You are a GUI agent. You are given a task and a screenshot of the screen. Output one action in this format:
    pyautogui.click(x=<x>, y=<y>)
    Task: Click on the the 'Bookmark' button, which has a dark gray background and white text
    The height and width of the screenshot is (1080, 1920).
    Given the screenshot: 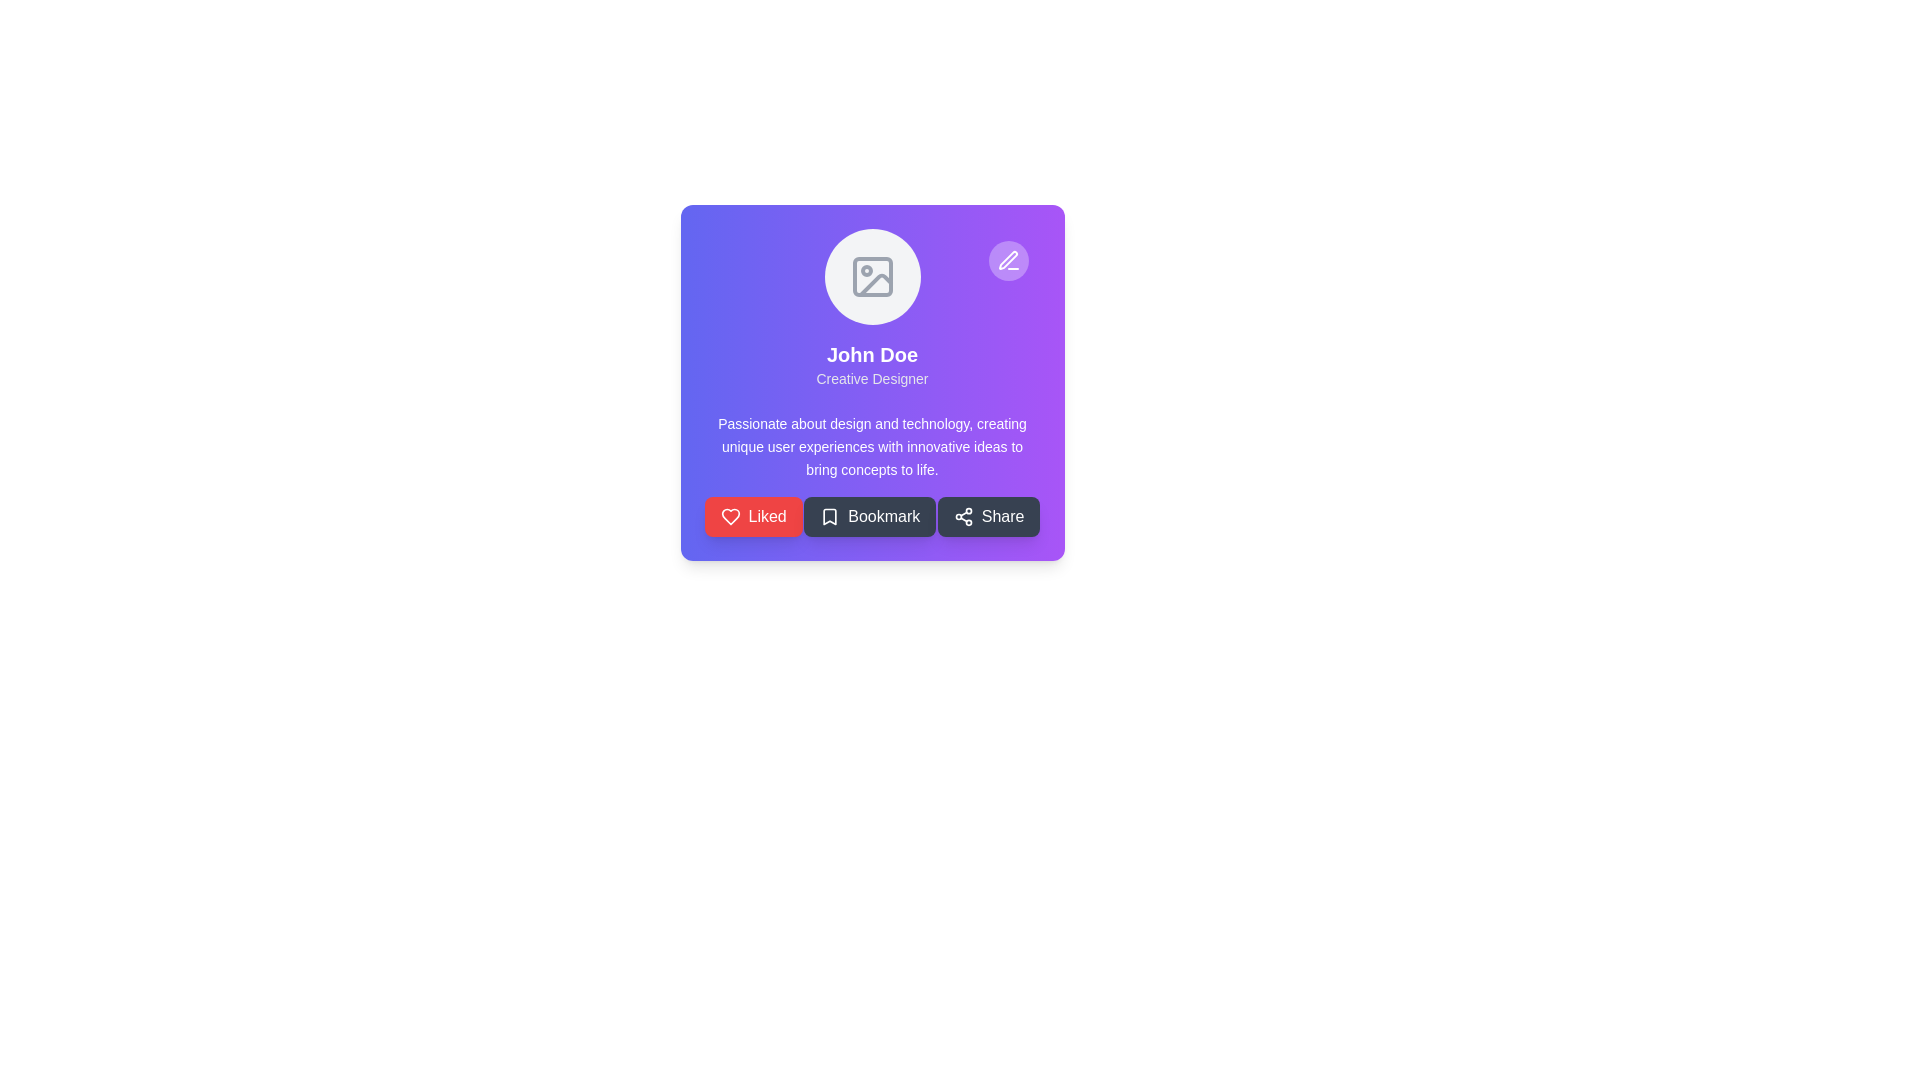 What is the action you would take?
    pyautogui.click(x=870, y=516)
    